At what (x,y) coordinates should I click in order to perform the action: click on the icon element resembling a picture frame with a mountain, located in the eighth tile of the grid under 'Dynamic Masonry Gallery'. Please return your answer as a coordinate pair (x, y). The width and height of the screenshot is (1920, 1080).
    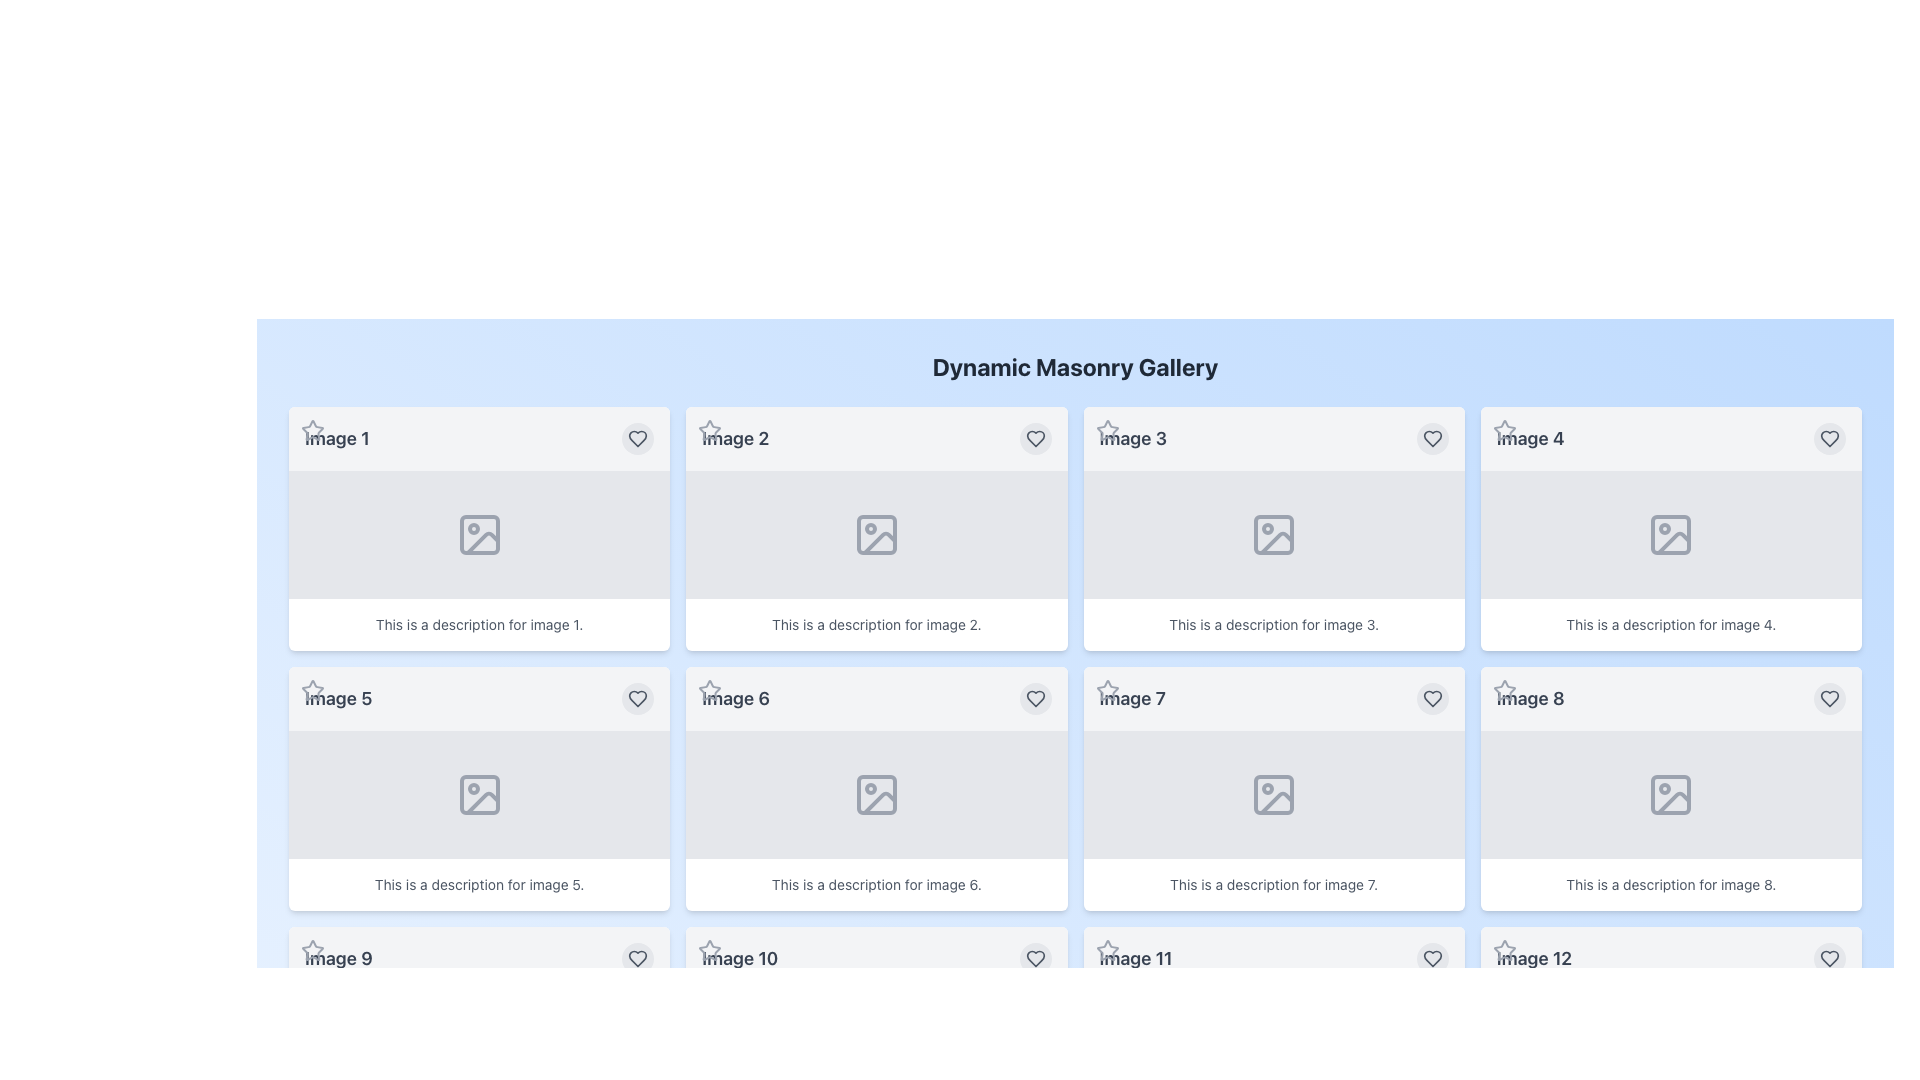
    Looking at the image, I should click on (1671, 793).